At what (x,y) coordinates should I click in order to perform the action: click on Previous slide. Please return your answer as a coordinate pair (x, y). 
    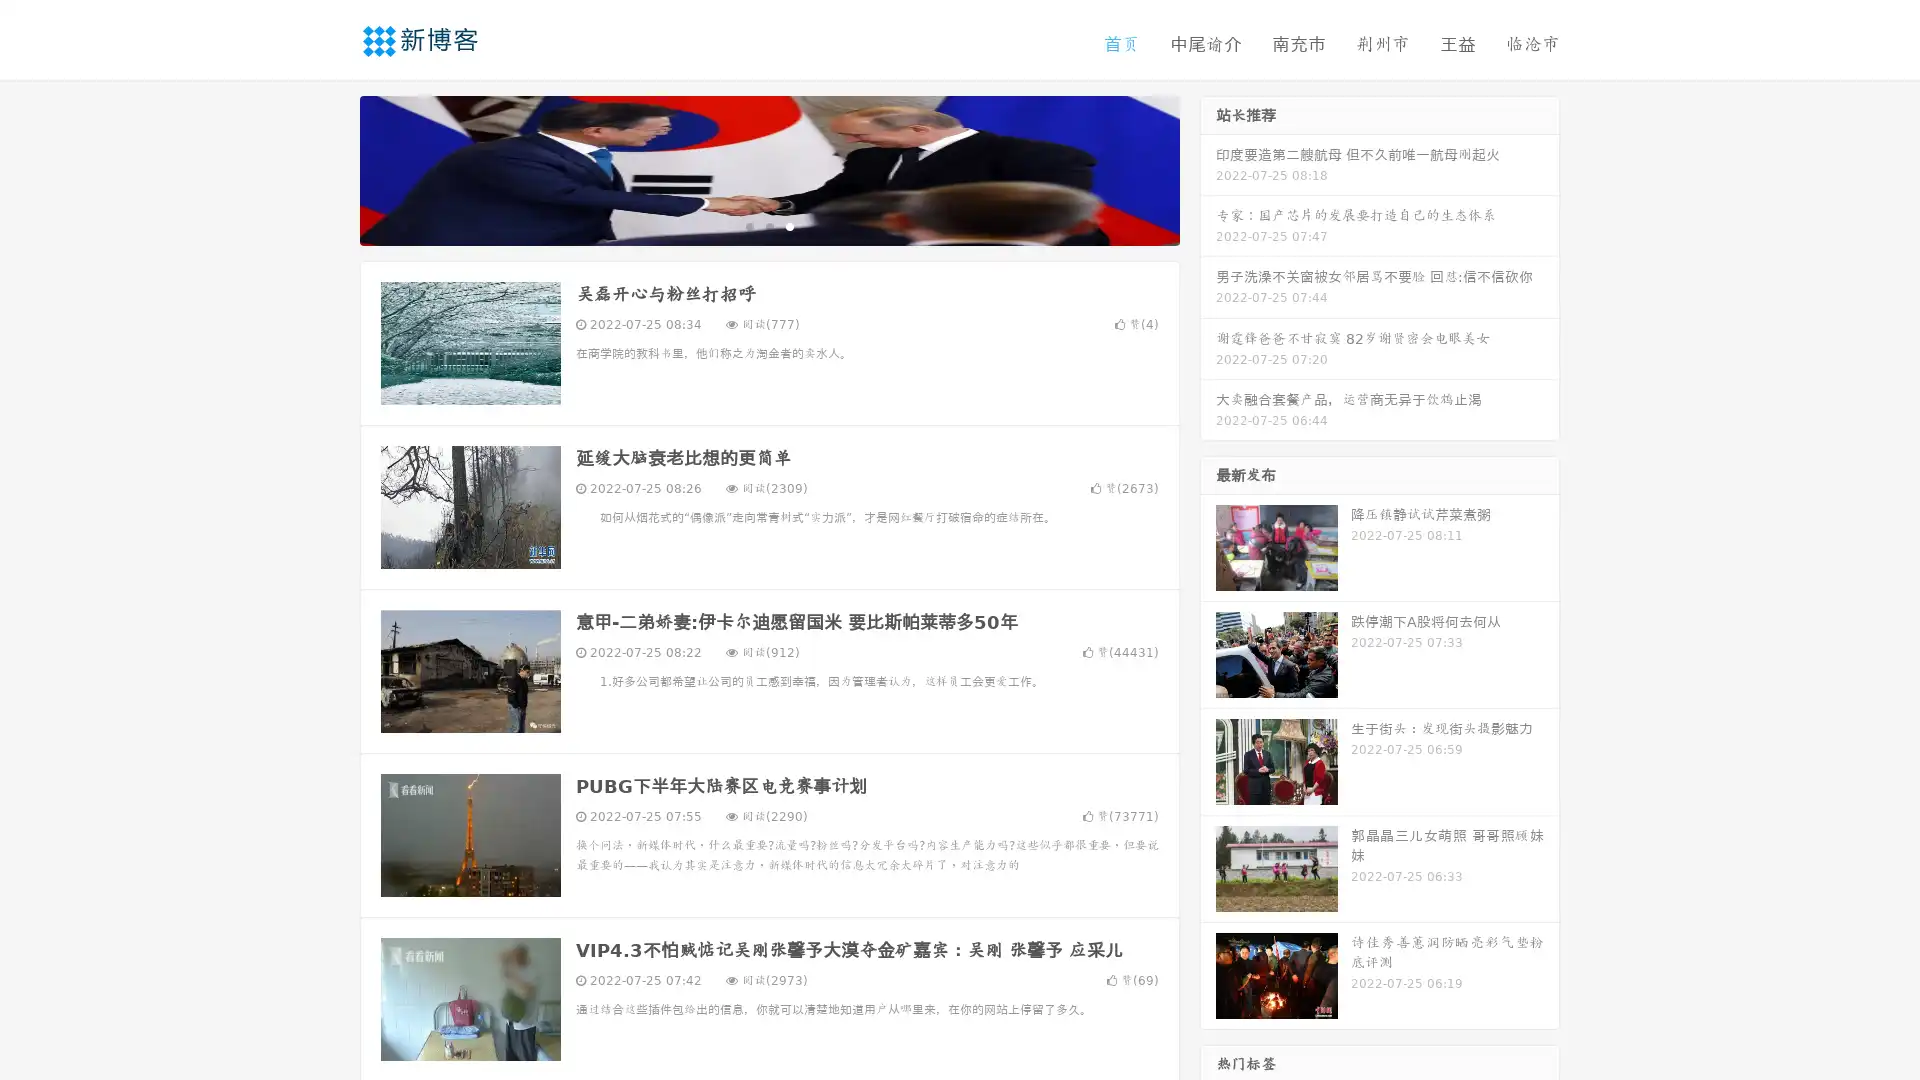
    Looking at the image, I should click on (330, 168).